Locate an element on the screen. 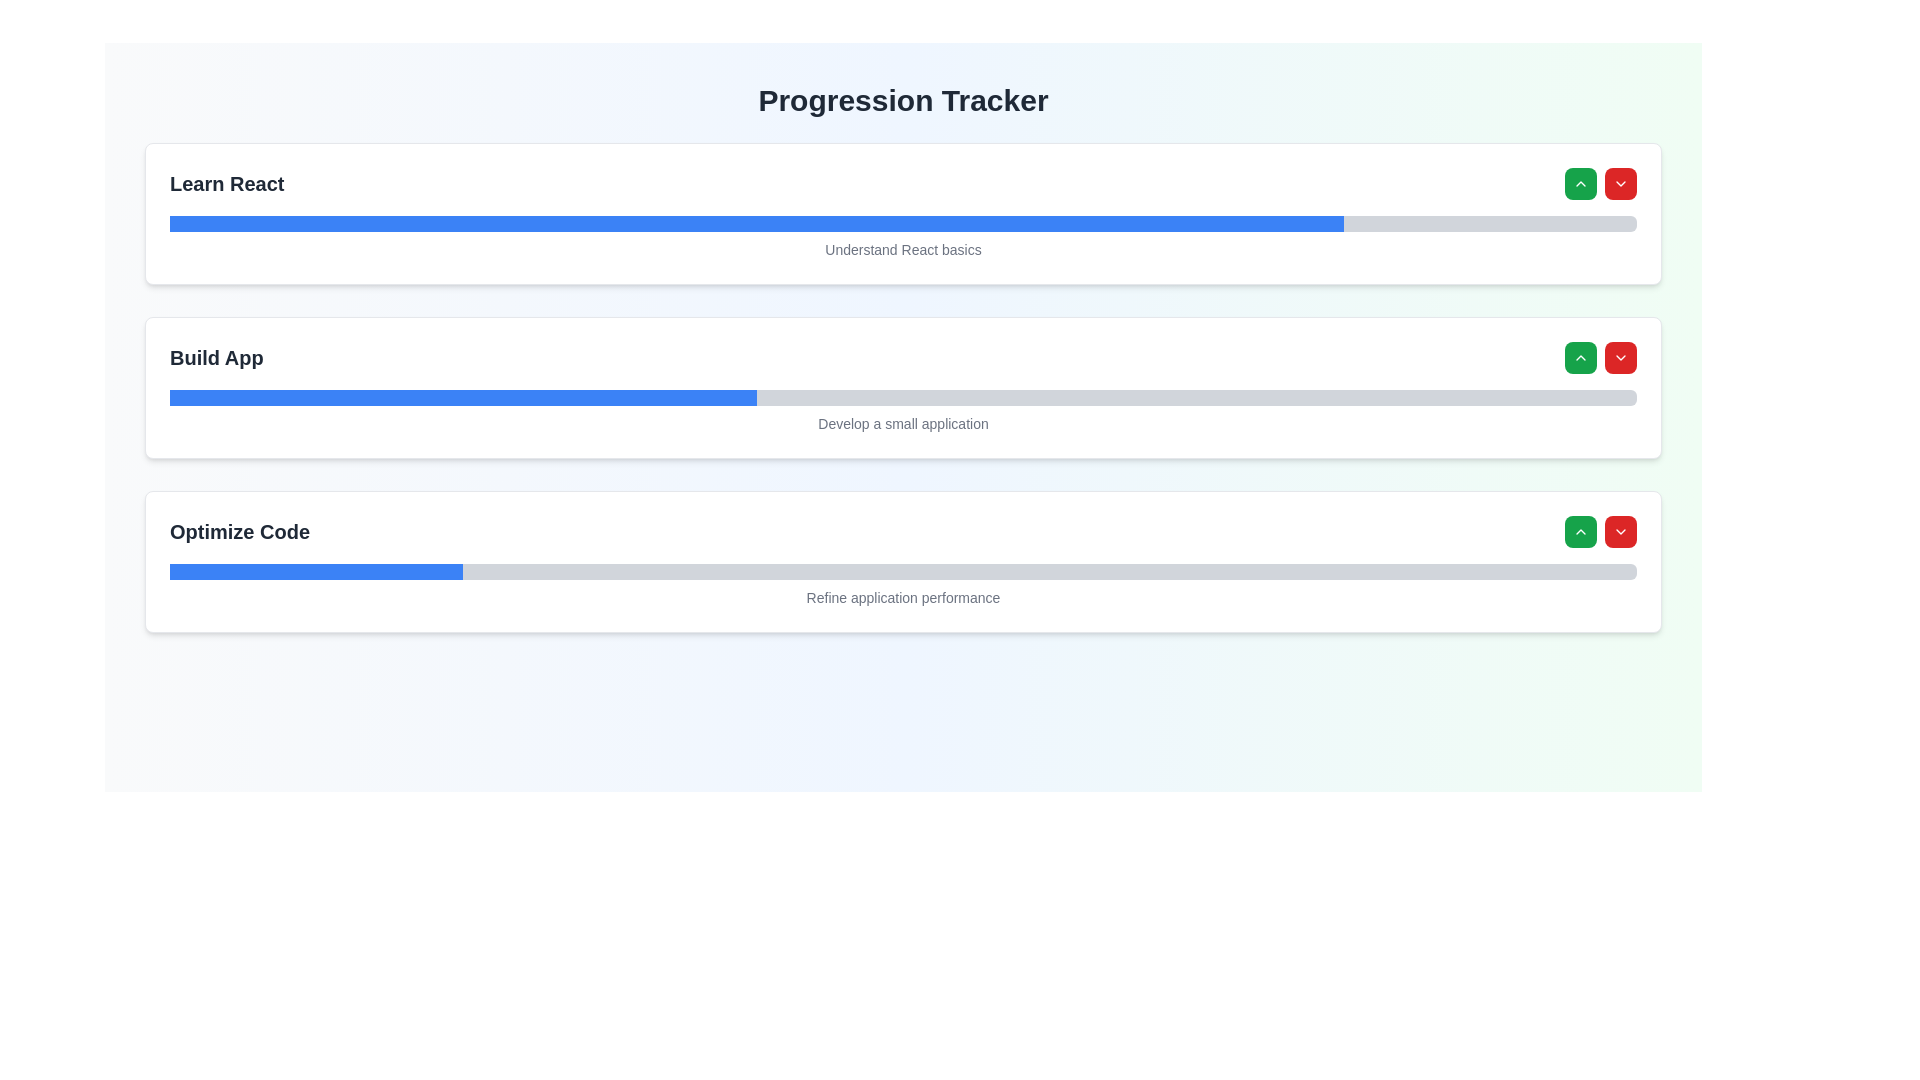 The width and height of the screenshot is (1920, 1080). the upward-pointing arrow icon button with a green background, located to the left of the red downward-pointing arrow within the 'Optimize Code' section is located at coordinates (1579, 531).